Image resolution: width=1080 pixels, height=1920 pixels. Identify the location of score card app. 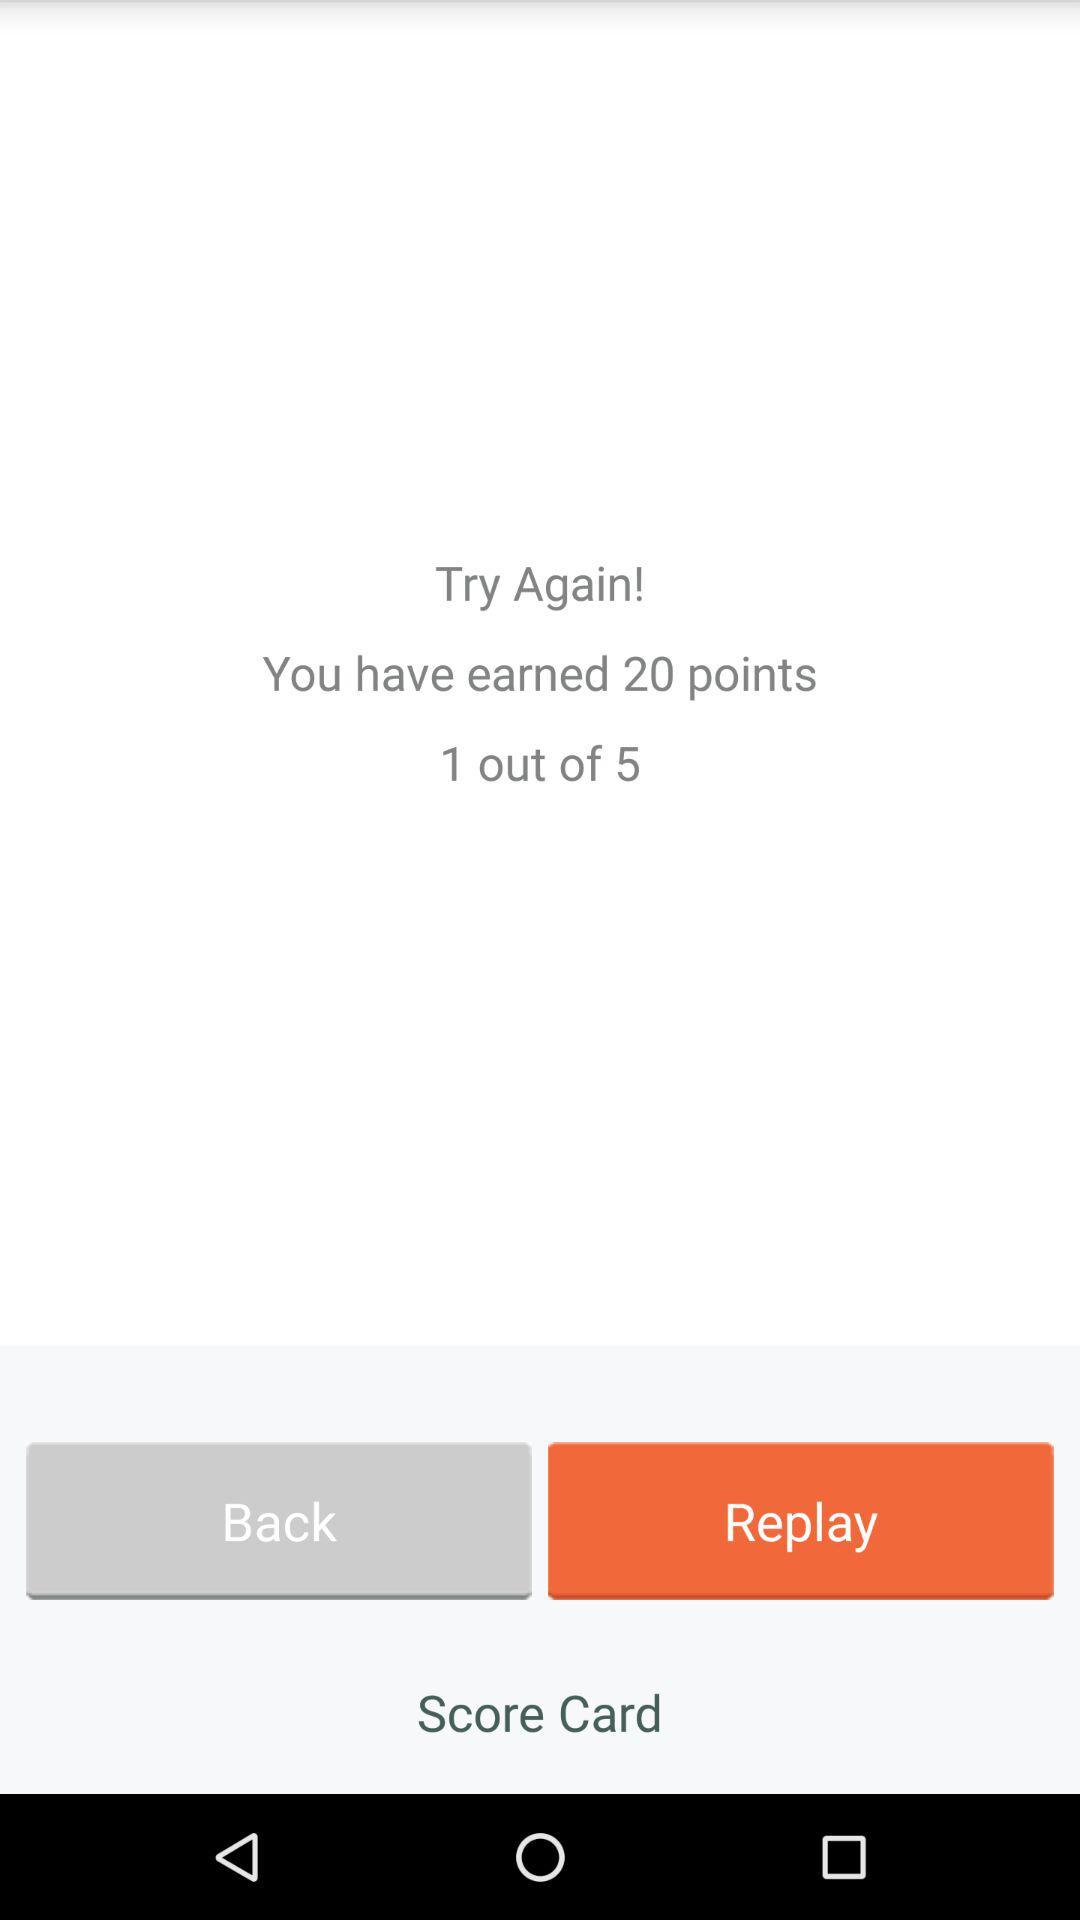
(540, 1711).